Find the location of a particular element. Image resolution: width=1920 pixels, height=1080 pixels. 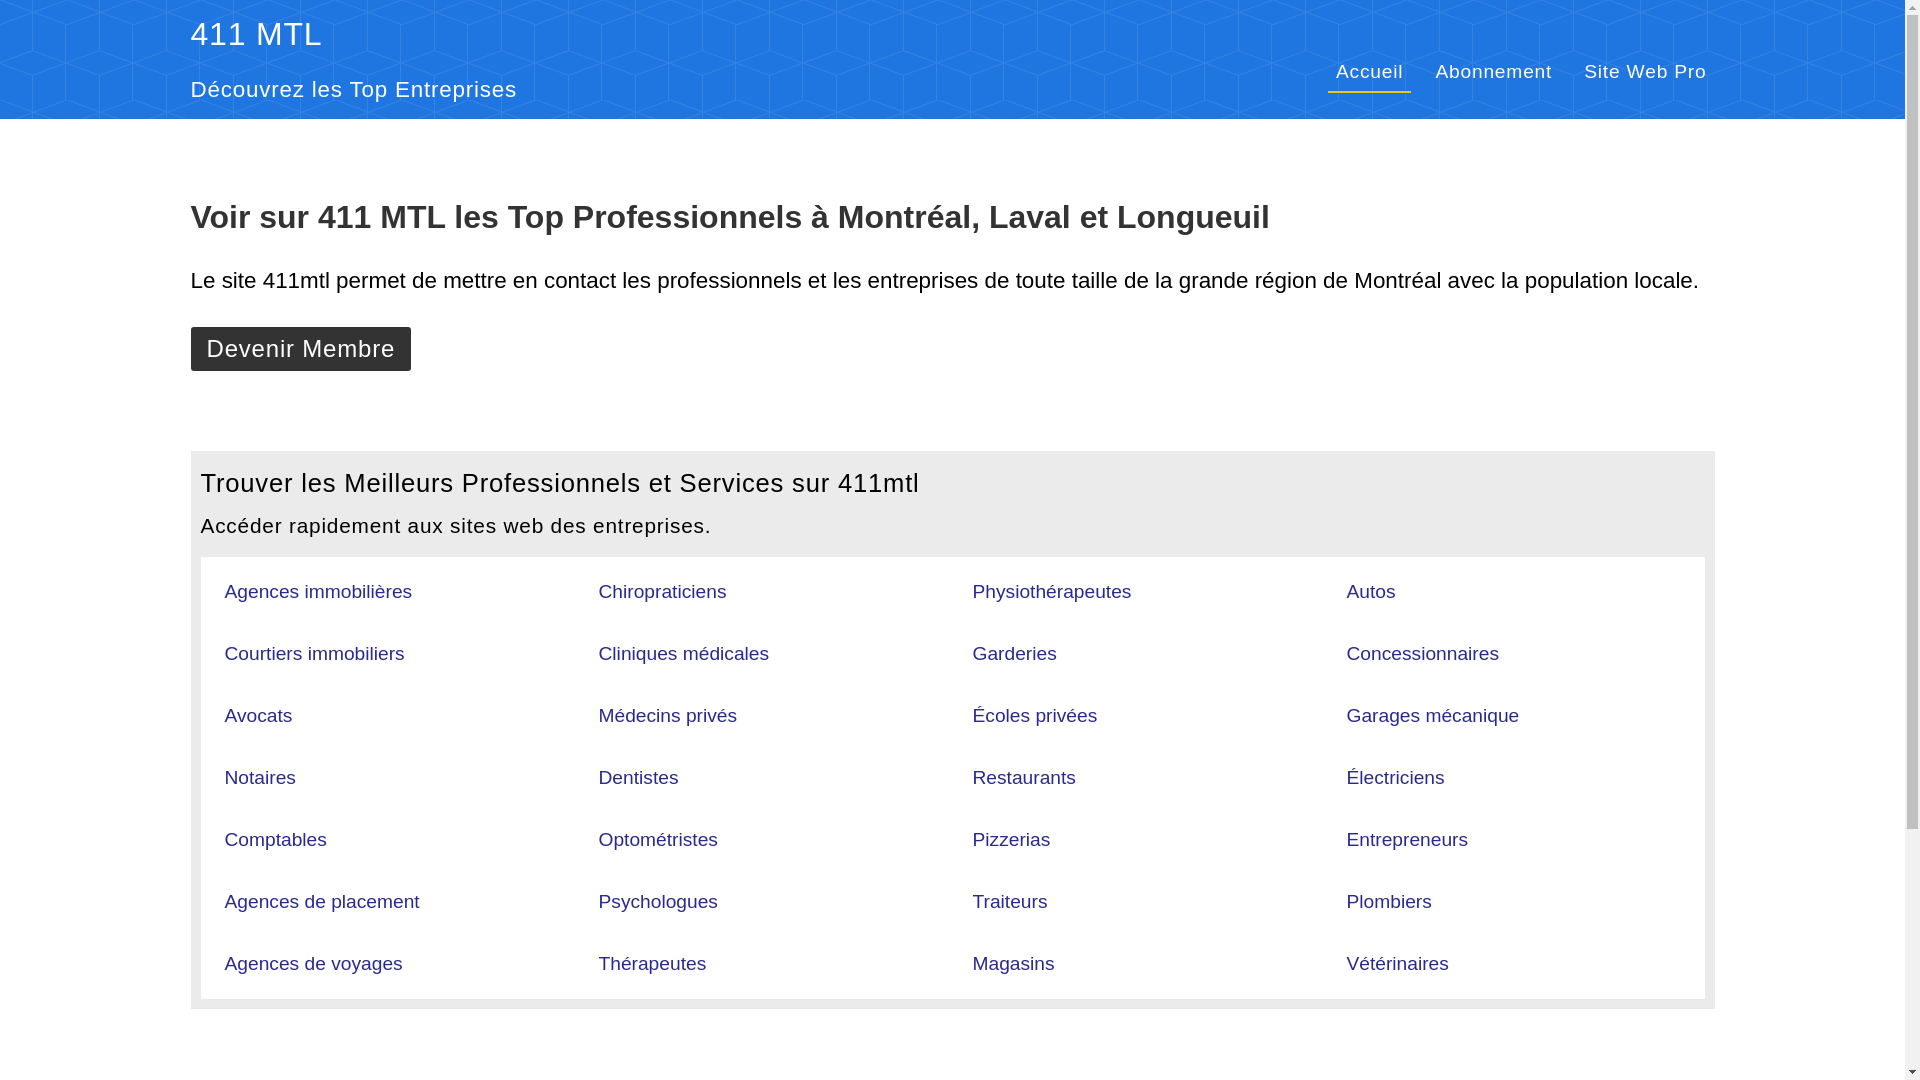

'411 MTL' is located at coordinates (254, 34).